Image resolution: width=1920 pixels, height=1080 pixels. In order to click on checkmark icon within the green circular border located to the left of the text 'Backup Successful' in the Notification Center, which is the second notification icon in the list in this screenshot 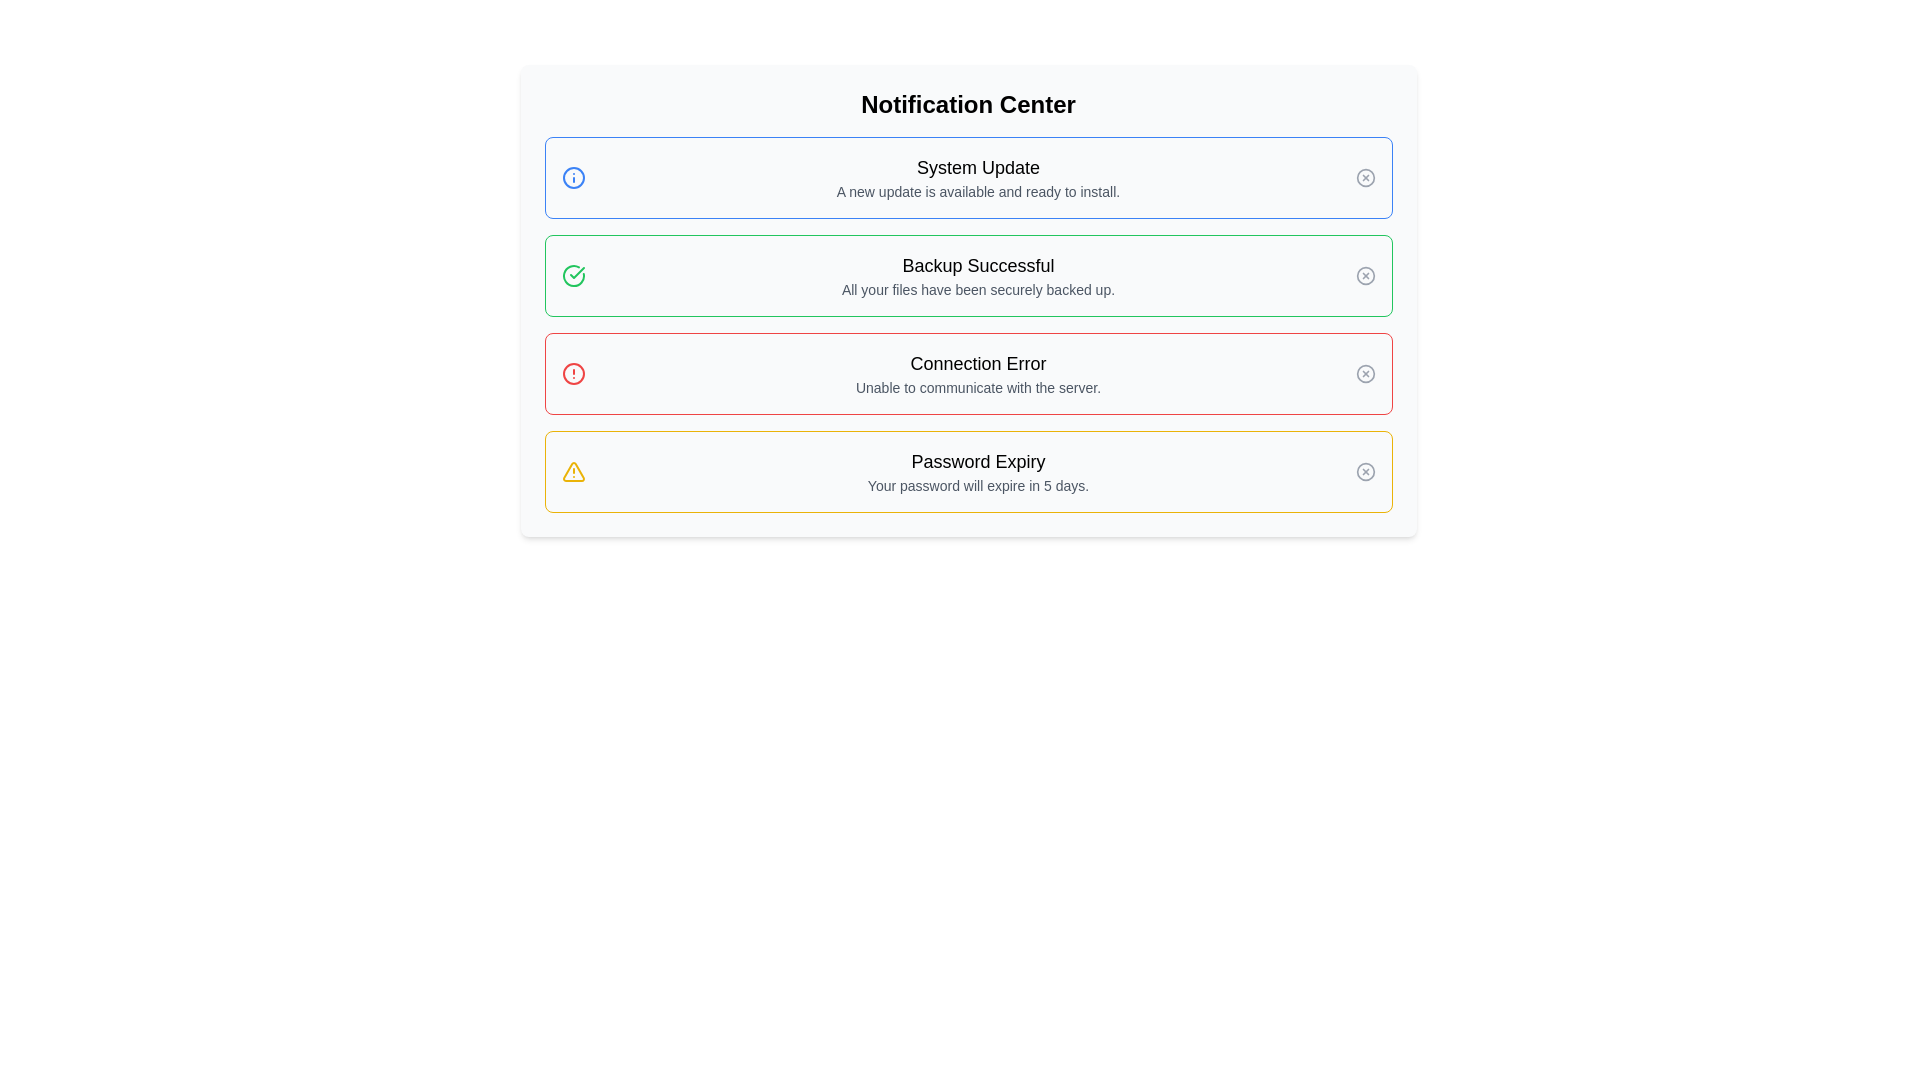, I will do `click(575, 273)`.